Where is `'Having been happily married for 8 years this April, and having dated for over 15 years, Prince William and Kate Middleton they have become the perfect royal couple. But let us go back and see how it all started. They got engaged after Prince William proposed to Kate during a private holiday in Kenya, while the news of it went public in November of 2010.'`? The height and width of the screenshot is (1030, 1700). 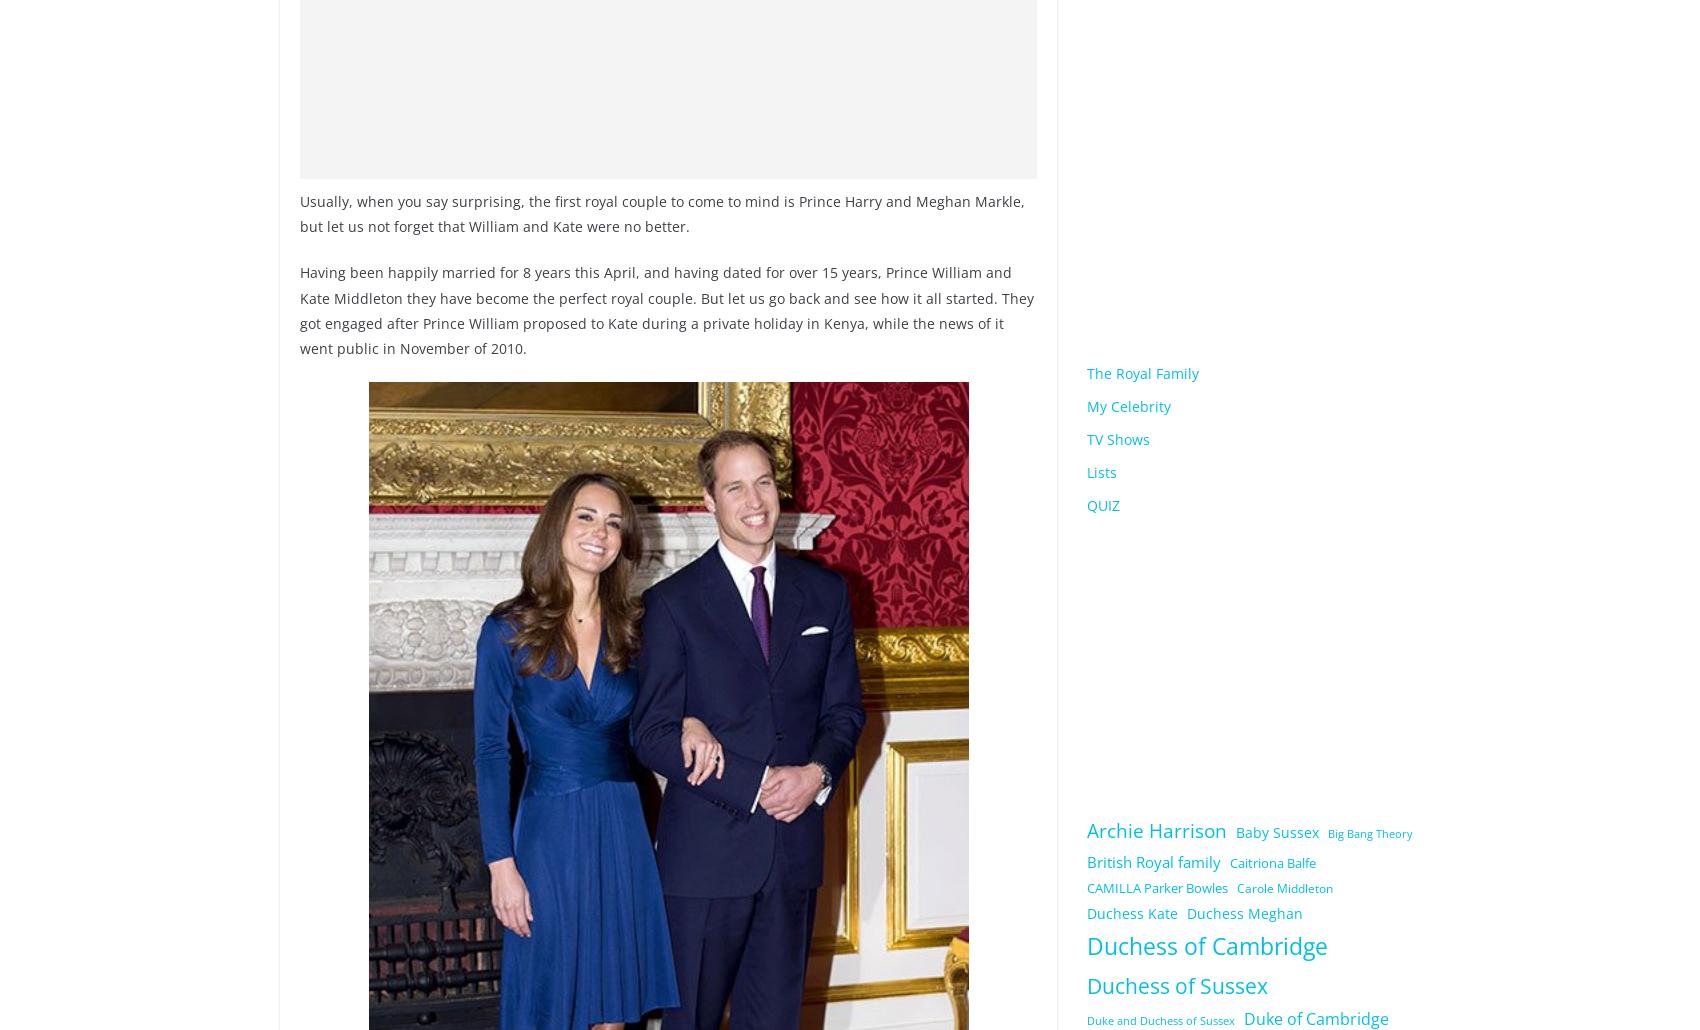
'Having been happily married for 8 years this April, and having dated for over 15 years, Prince William and Kate Middleton they have become the perfect royal couple. But let us go back and see how it all started. They got engaged after Prince William proposed to Kate during a private holiday in Kenya, while the news of it went public in November of 2010.' is located at coordinates (300, 309).